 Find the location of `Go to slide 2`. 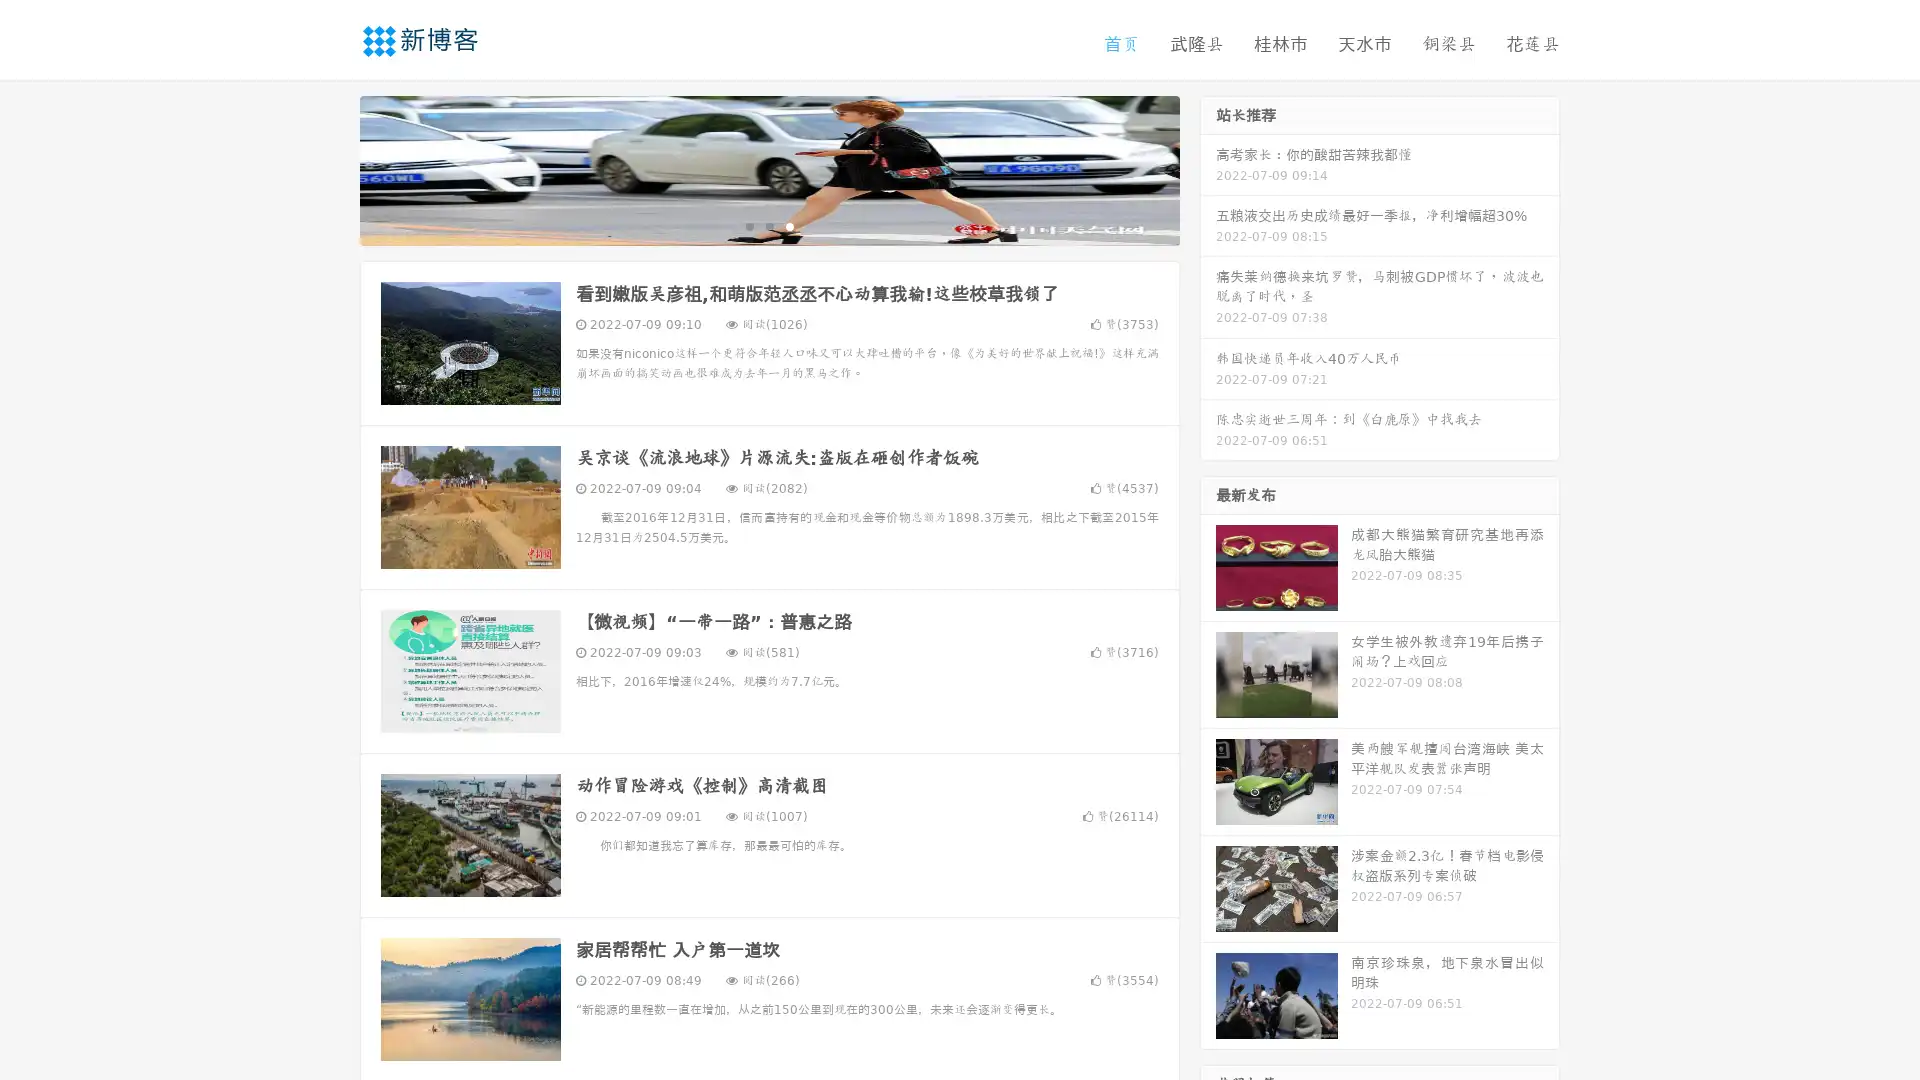

Go to slide 2 is located at coordinates (768, 225).